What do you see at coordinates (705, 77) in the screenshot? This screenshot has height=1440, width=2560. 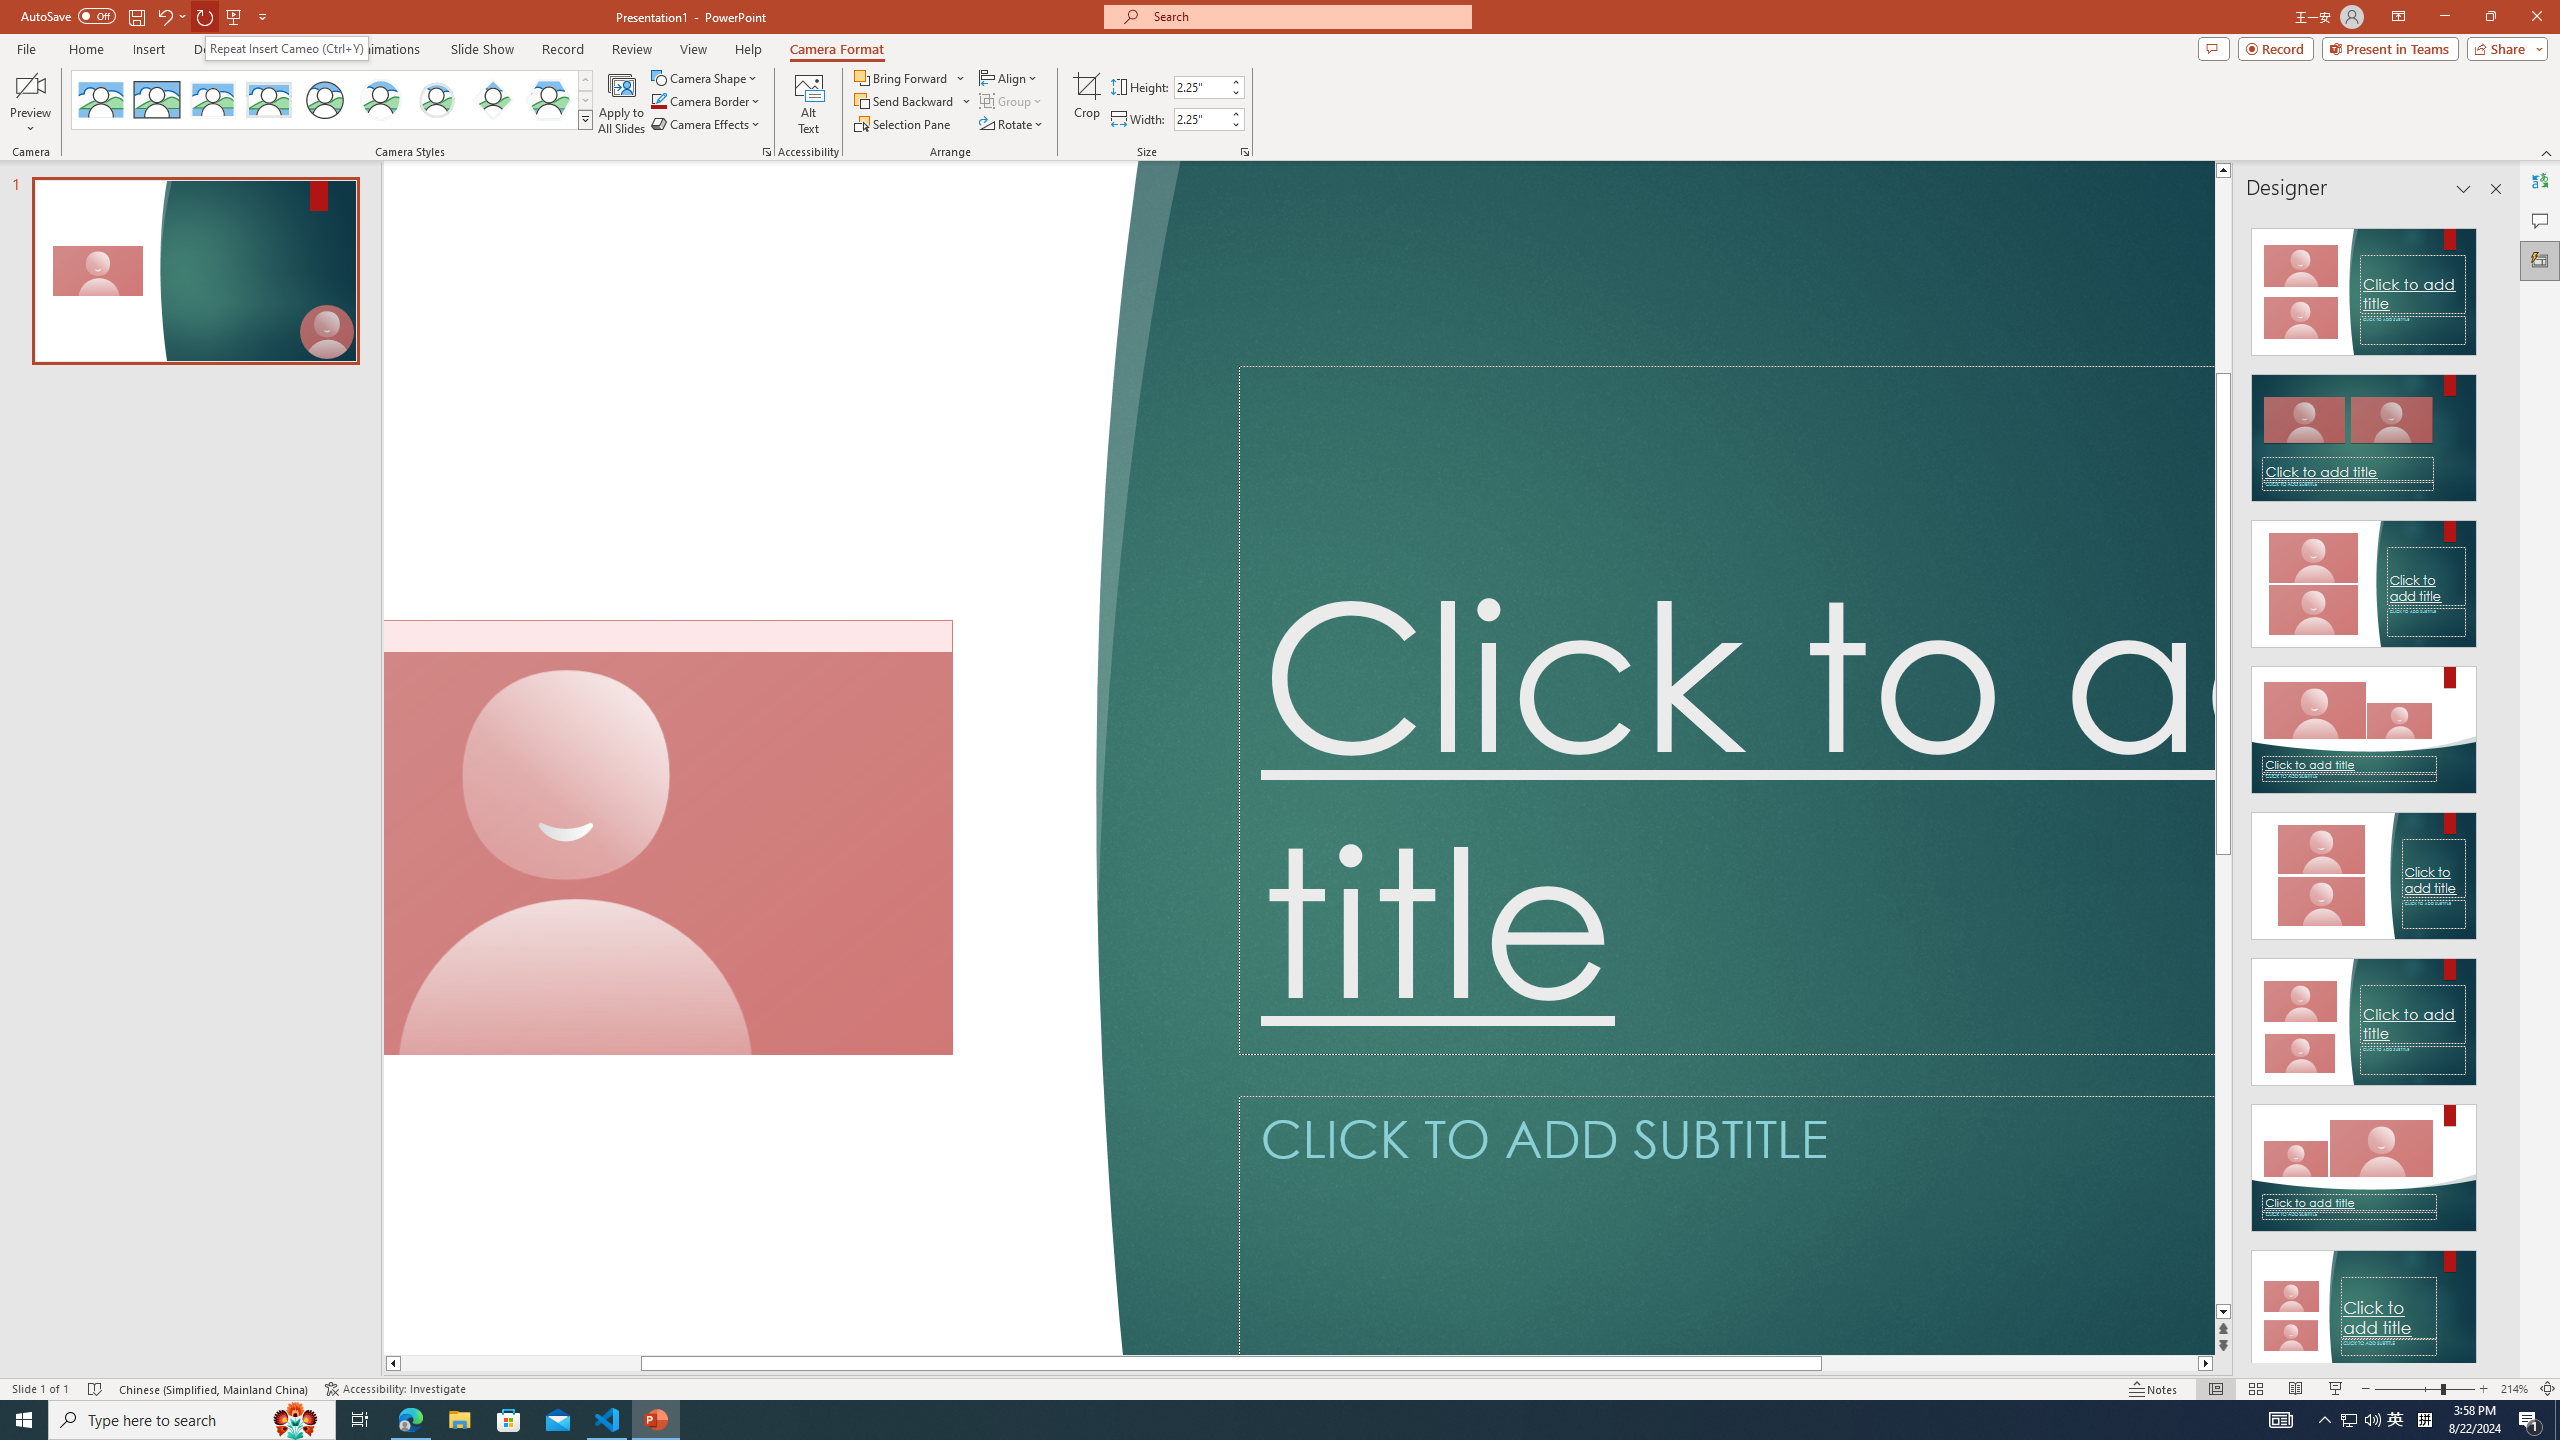 I see `'Camera Shape'` at bounding box center [705, 77].